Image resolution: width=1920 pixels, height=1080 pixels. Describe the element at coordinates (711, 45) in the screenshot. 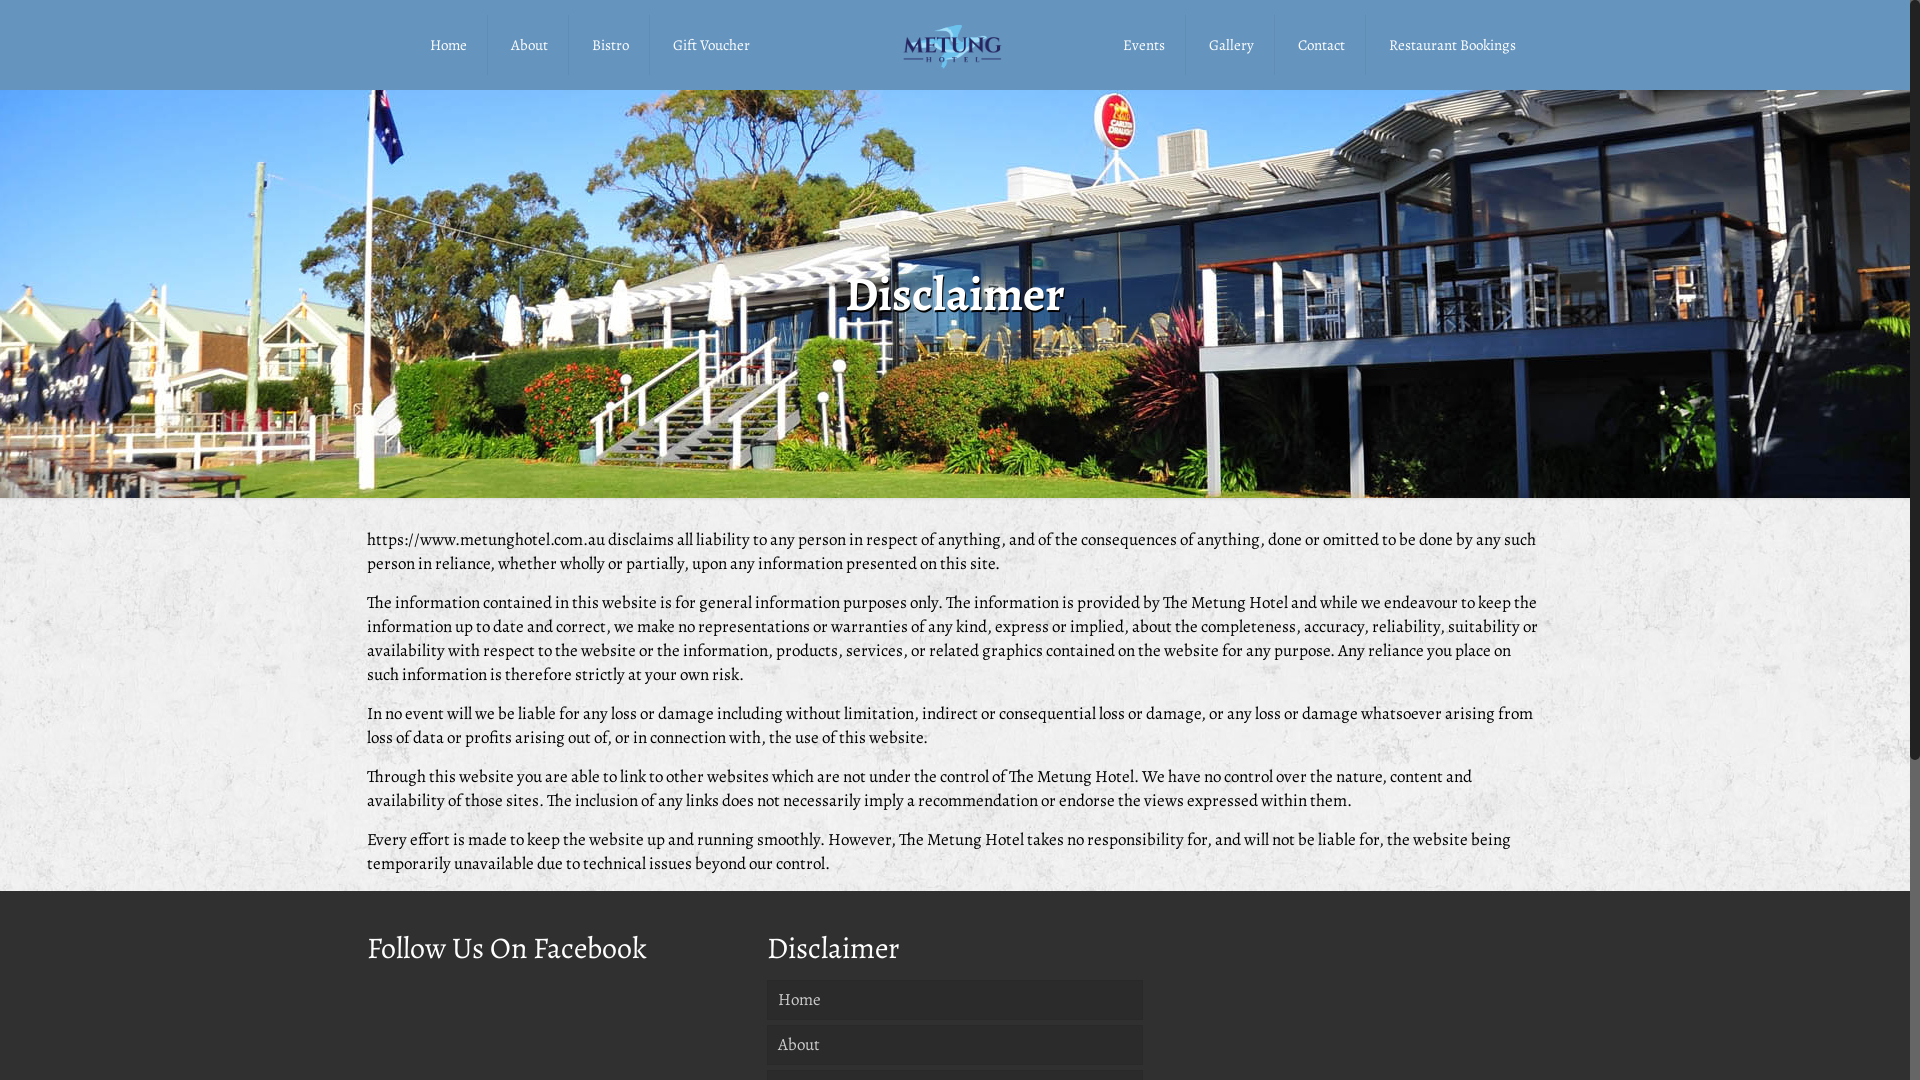

I see `'Gift Voucher'` at that location.